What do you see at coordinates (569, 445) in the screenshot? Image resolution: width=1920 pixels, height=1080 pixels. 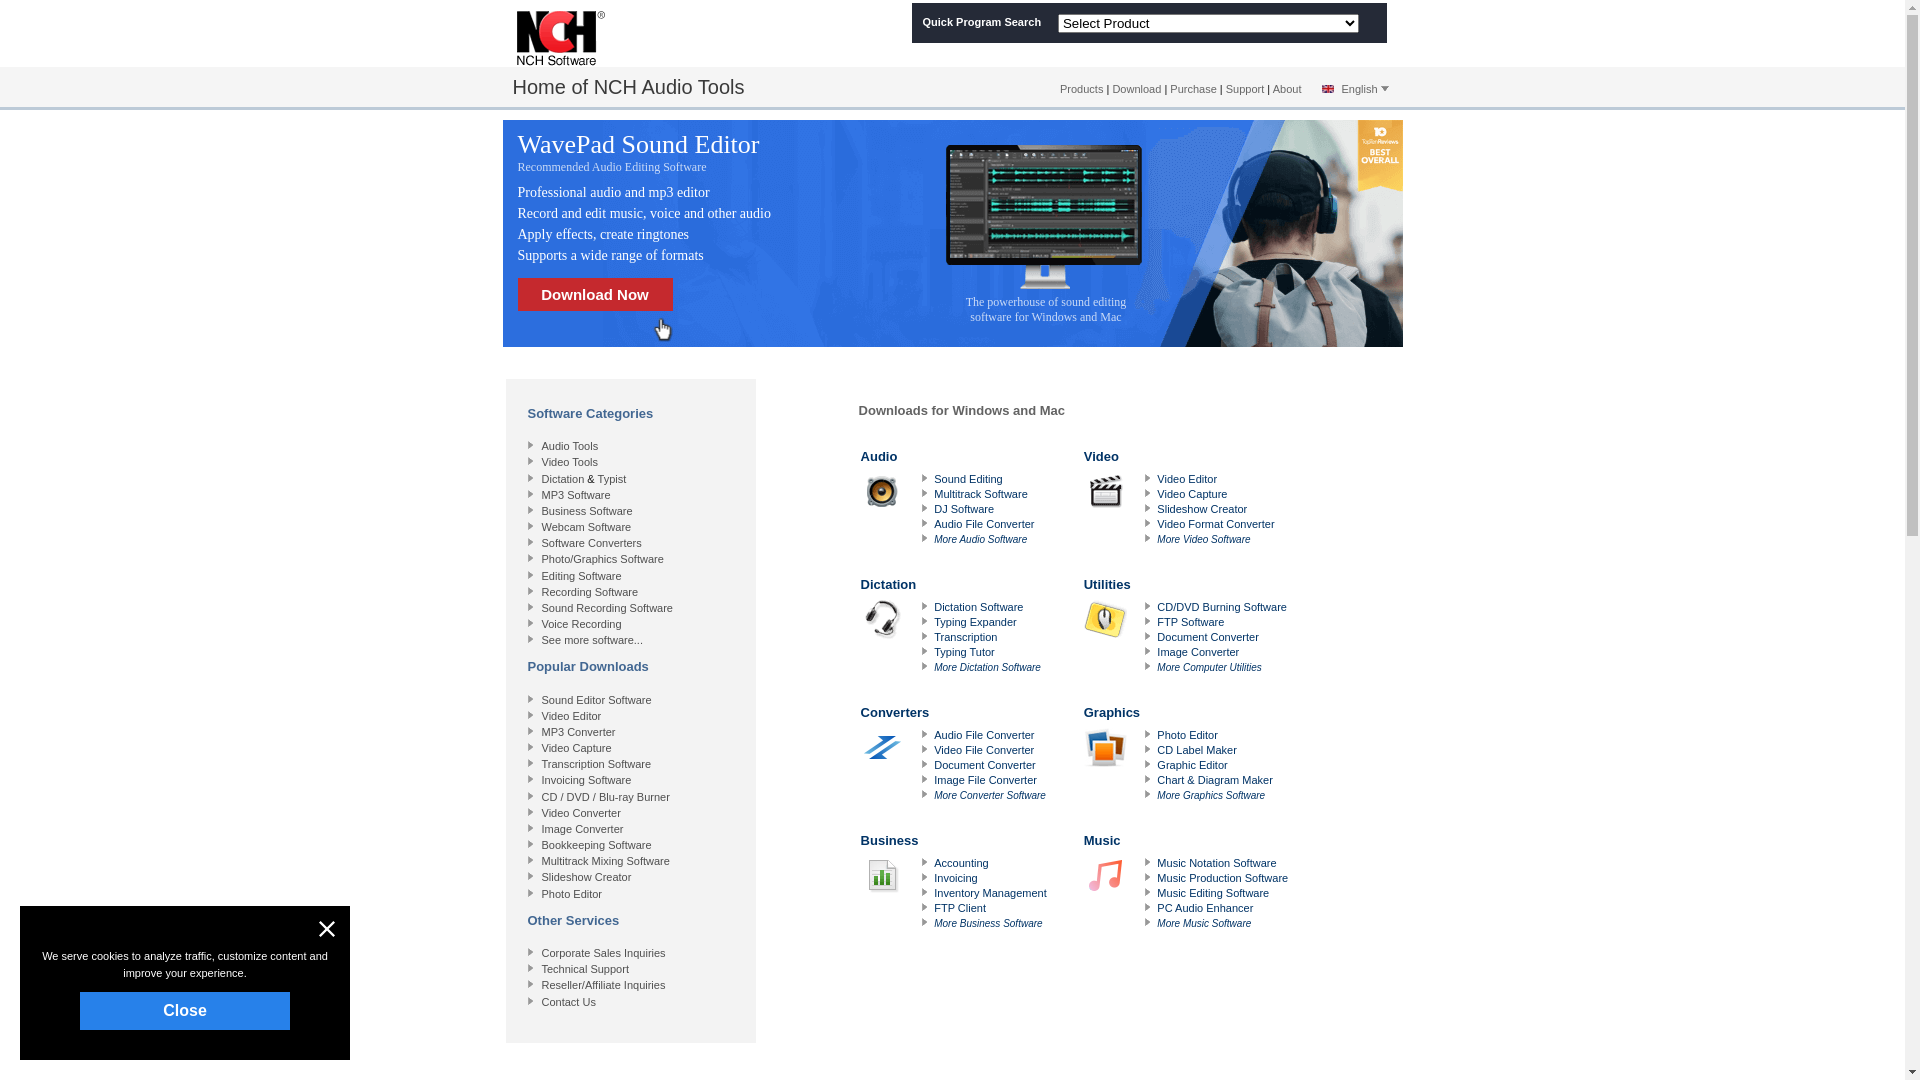 I see `'Audio Tools'` at bounding box center [569, 445].